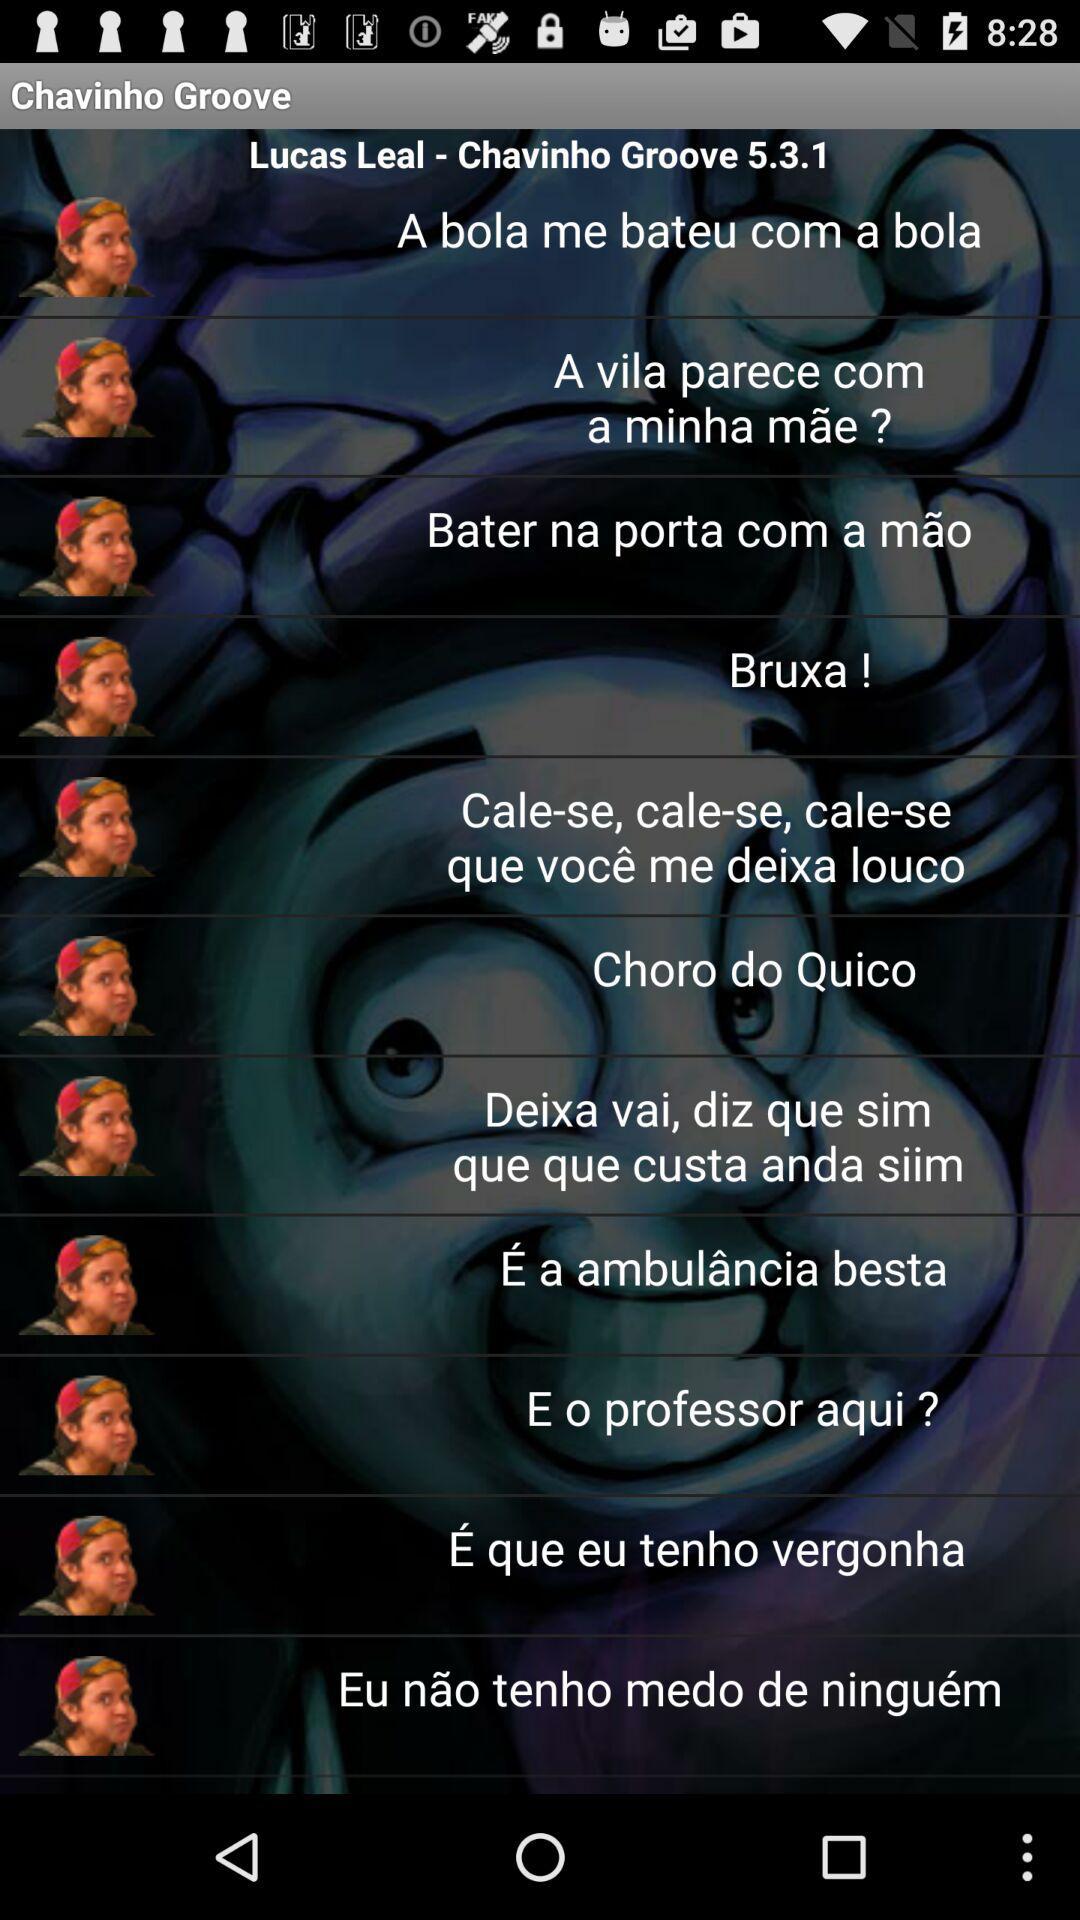 This screenshot has width=1080, height=1920. What do you see at coordinates (86, 826) in the screenshot?
I see `the fifth image from the top` at bounding box center [86, 826].